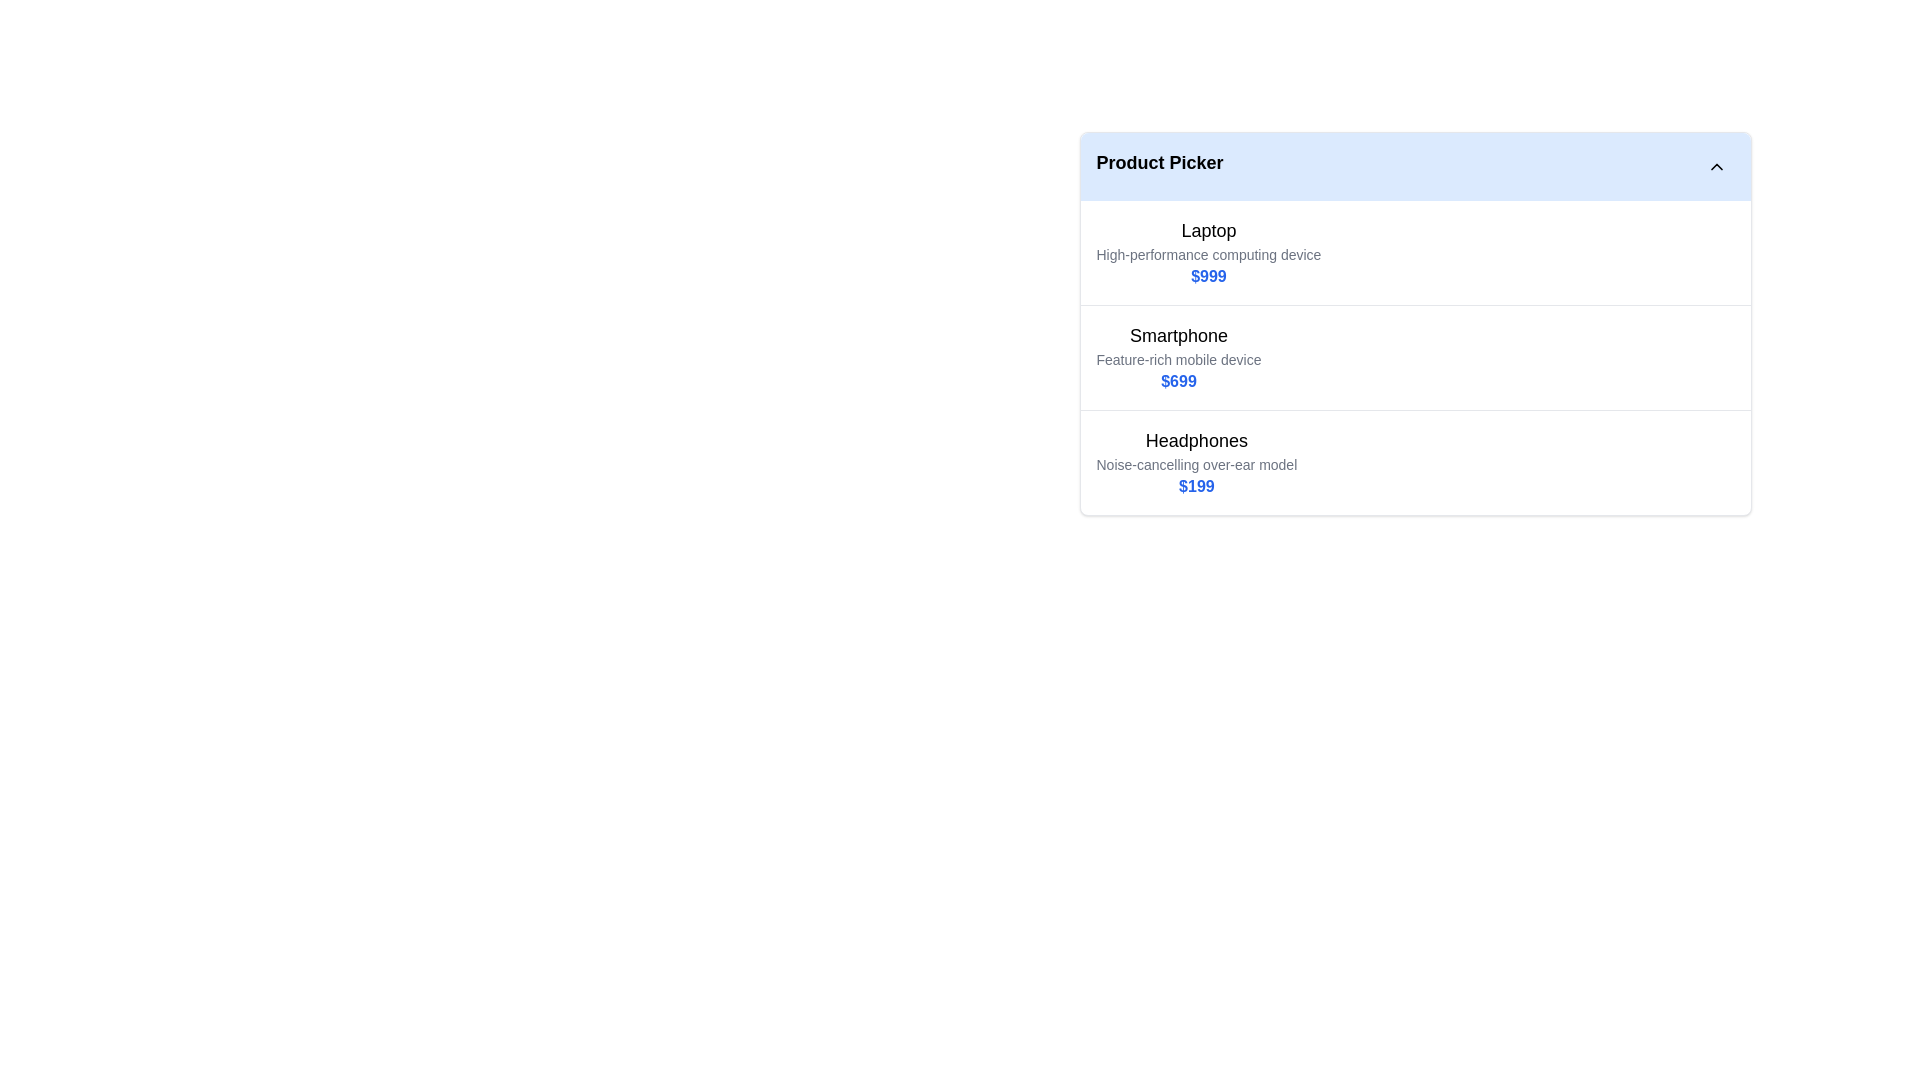 The width and height of the screenshot is (1920, 1080). Describe the element at coordinates (1179, 357) in the screenshot. I see `the static text block displaying product details for the smartphone, which is the second item in the 'Product Picker' list` at that location.